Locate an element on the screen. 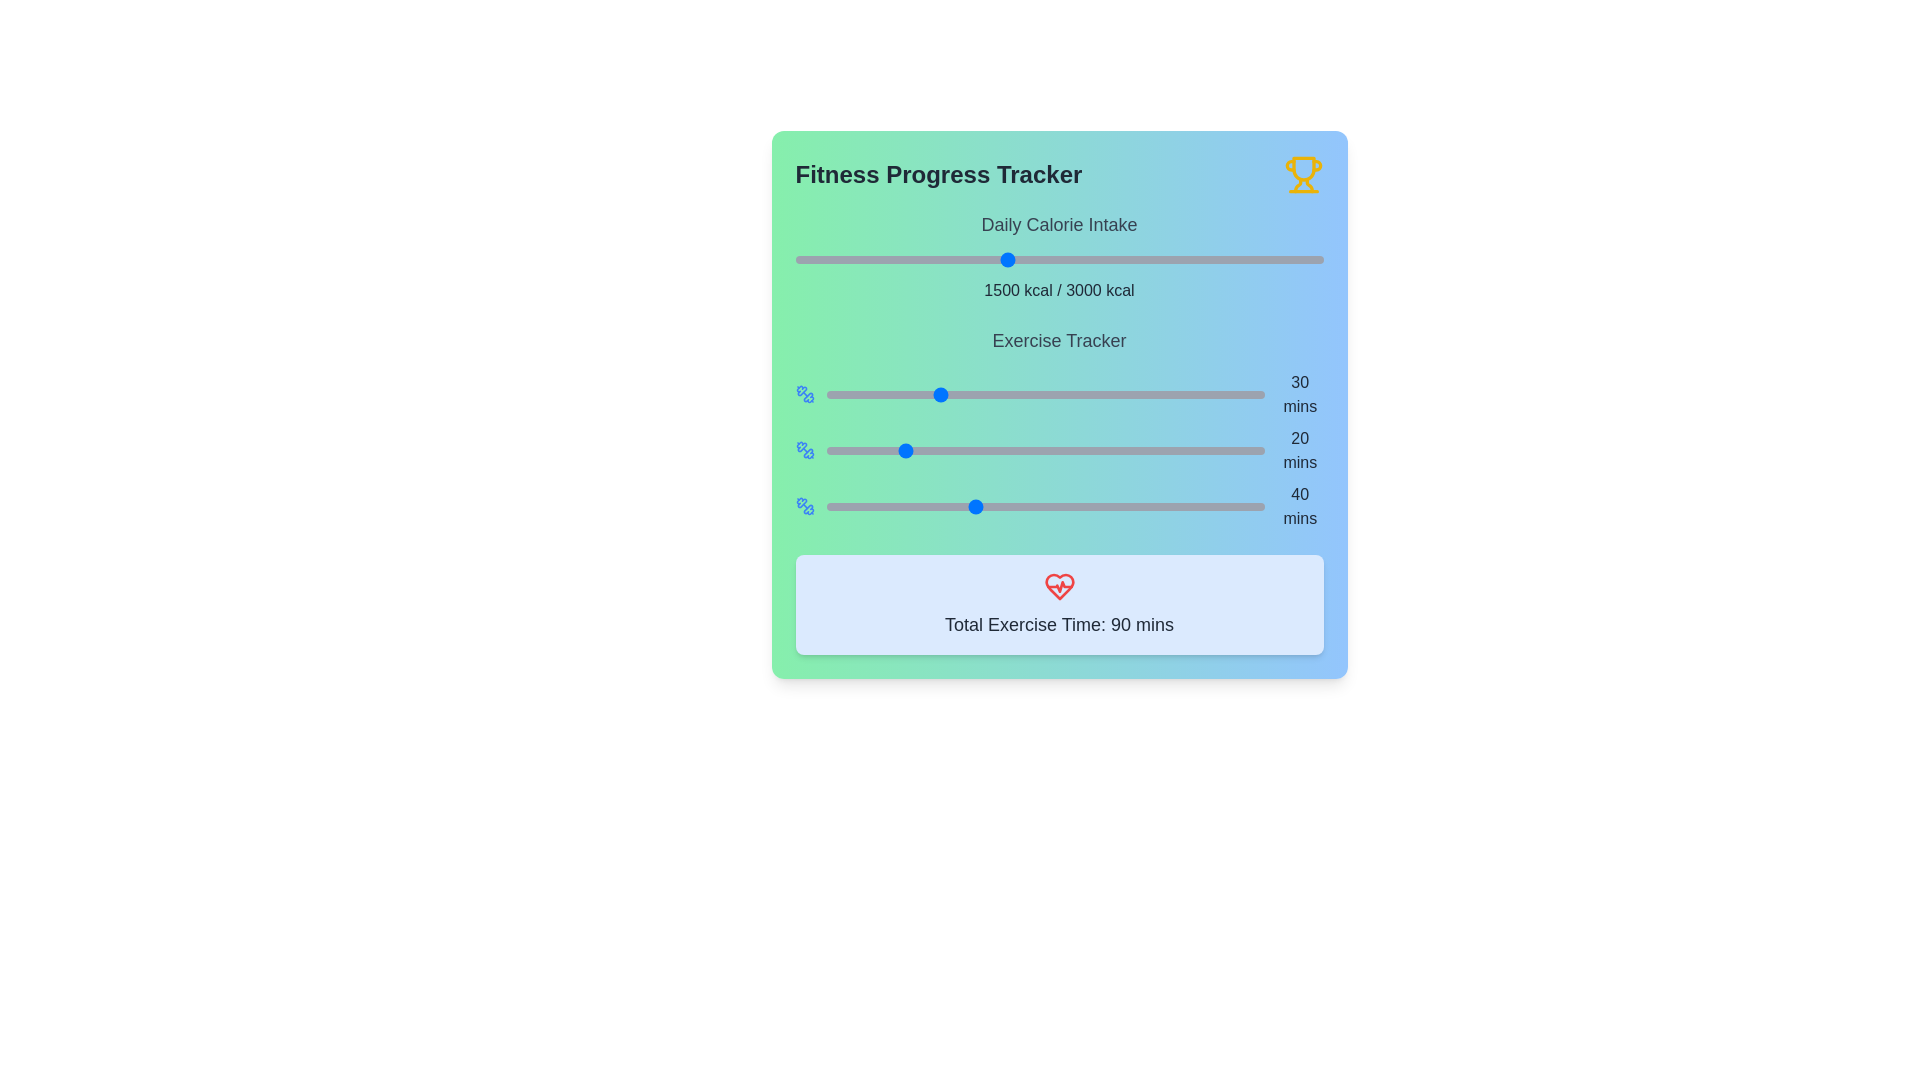 Image resolution: width=1920 pixels, height=1080 pixels. the Informative card with a light blue background and a red heart icon at the top, which displays 'Total Exercise Time: 90 mins' below it is located at coordinates (1058, 604).